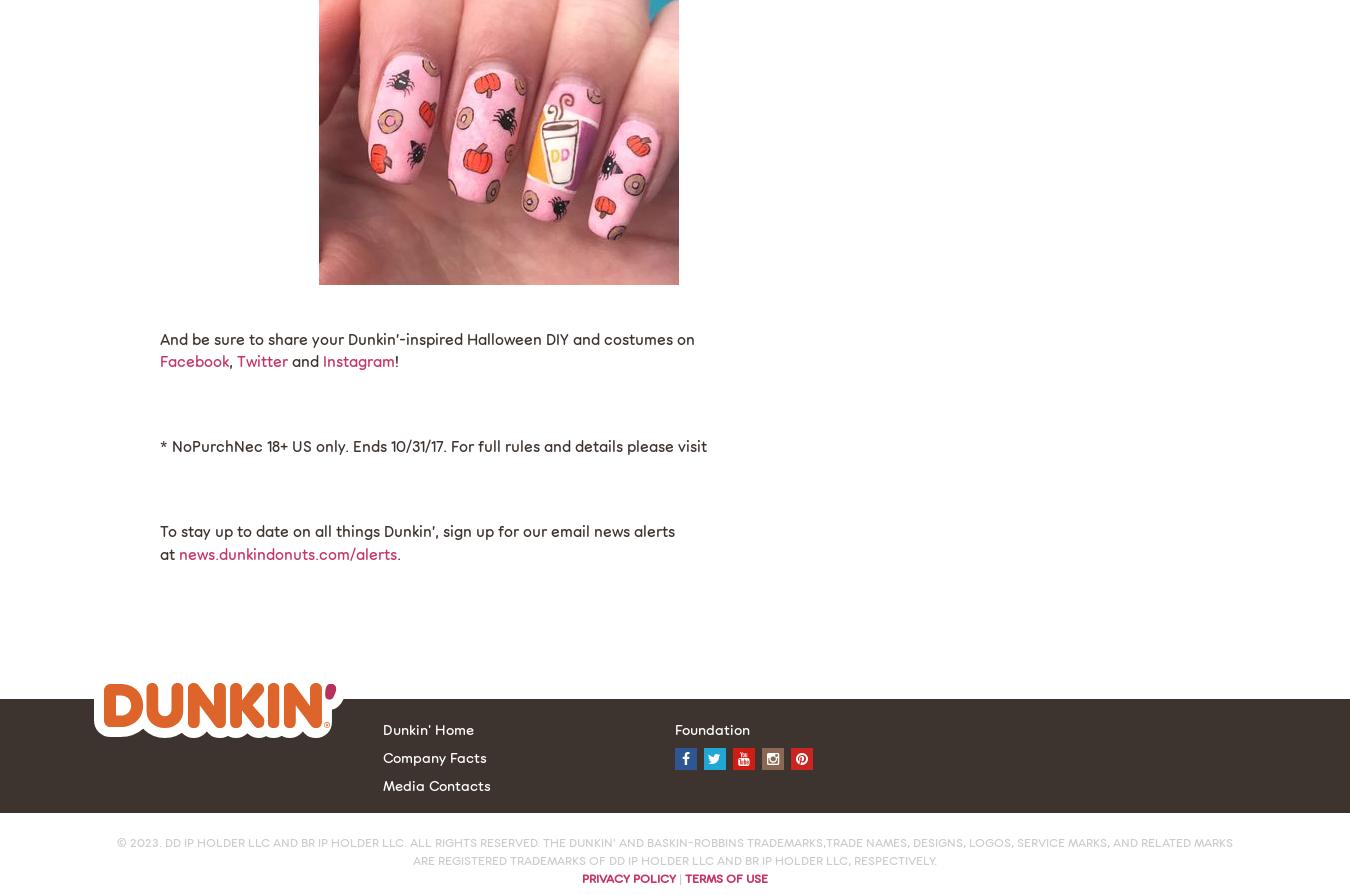 The height and width of the screenshot is (895, 1350). What do you see at coordinates (304, 361) in the screenshot?
I see `'and'` at bounding box center [304, 361].